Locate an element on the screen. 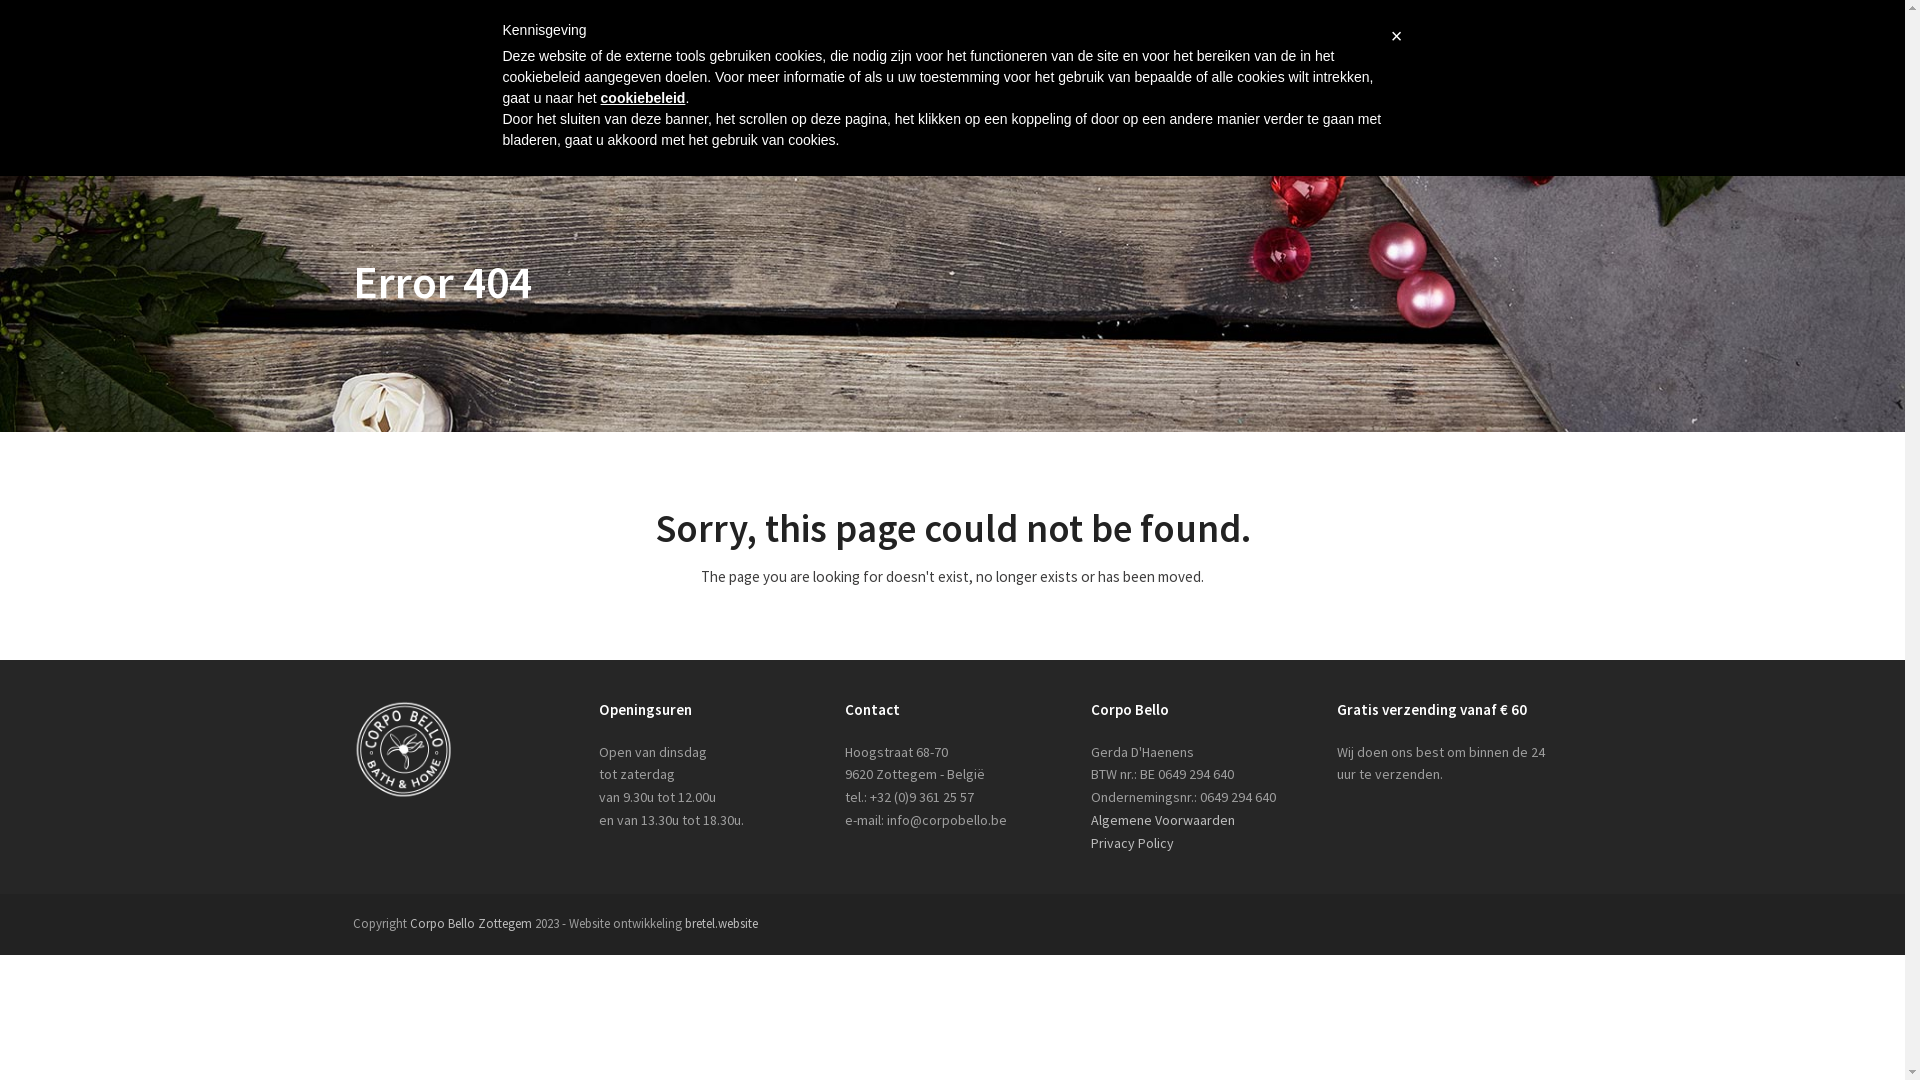 The image size is (1920, 1080). 'CADEAUBON' is located at coordinates (1251, 80).